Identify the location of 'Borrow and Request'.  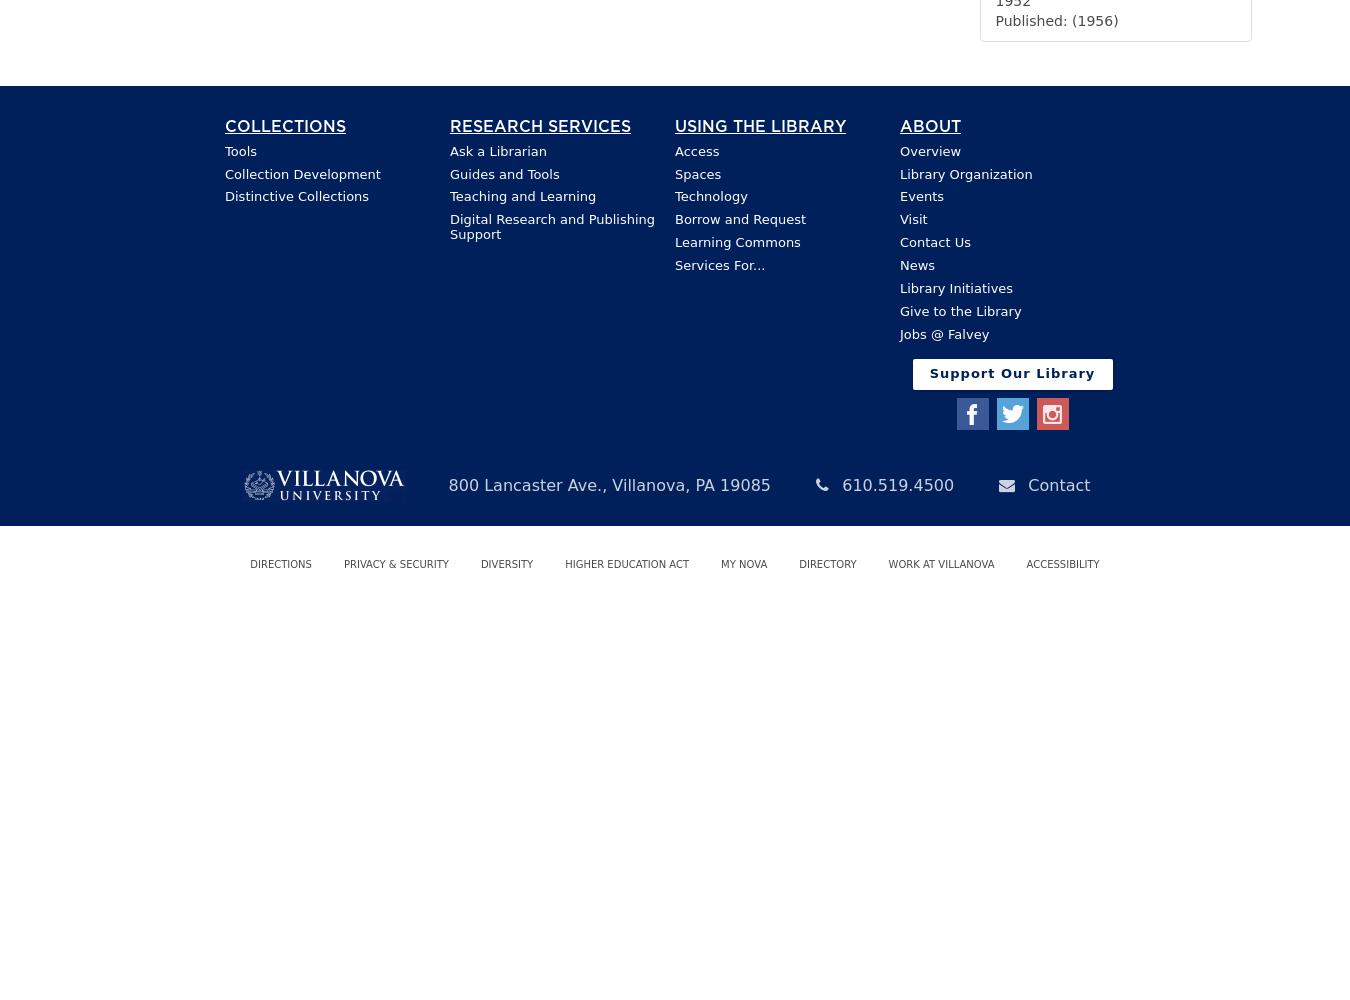
(739, 218).